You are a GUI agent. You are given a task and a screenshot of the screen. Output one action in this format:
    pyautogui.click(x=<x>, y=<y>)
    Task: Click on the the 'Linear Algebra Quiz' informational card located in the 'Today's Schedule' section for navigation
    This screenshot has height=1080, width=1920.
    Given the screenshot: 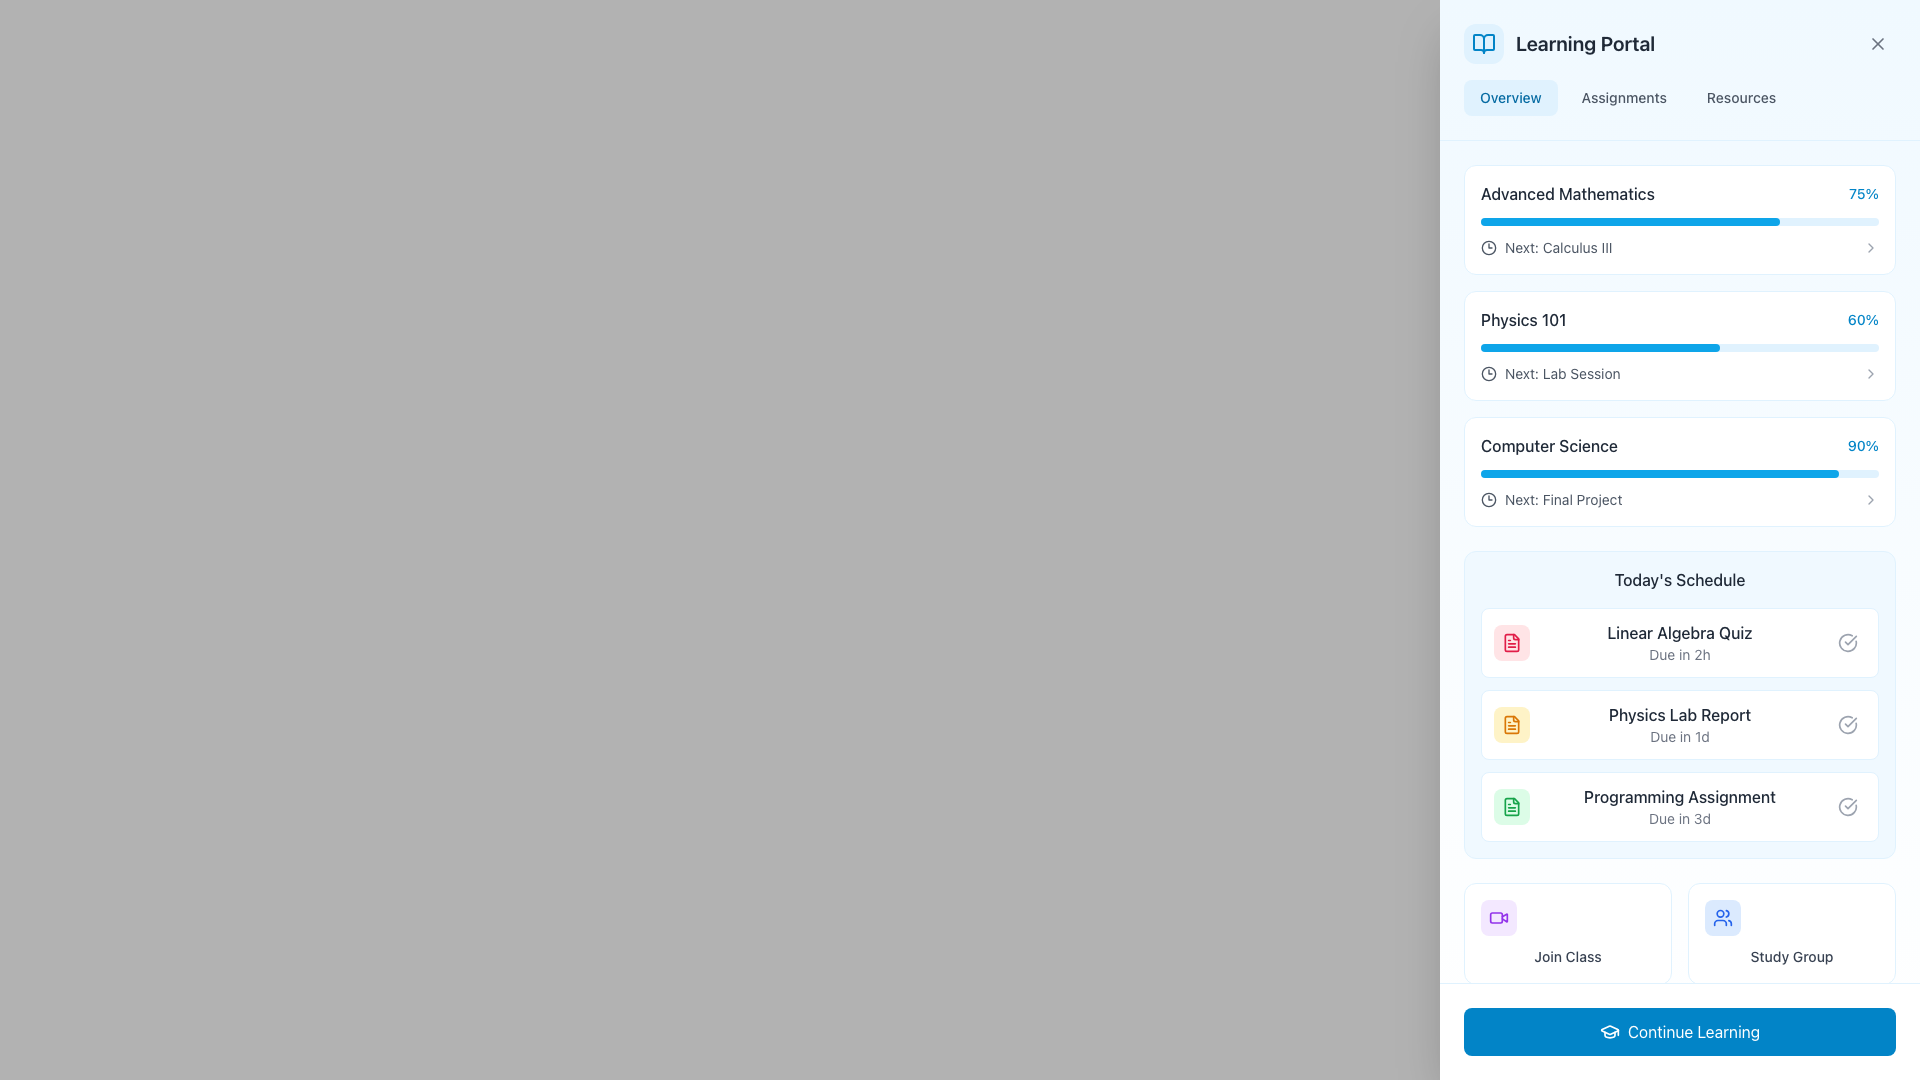 What is the action you would take?
    pyautogui.click(x=1680, y=643)
    